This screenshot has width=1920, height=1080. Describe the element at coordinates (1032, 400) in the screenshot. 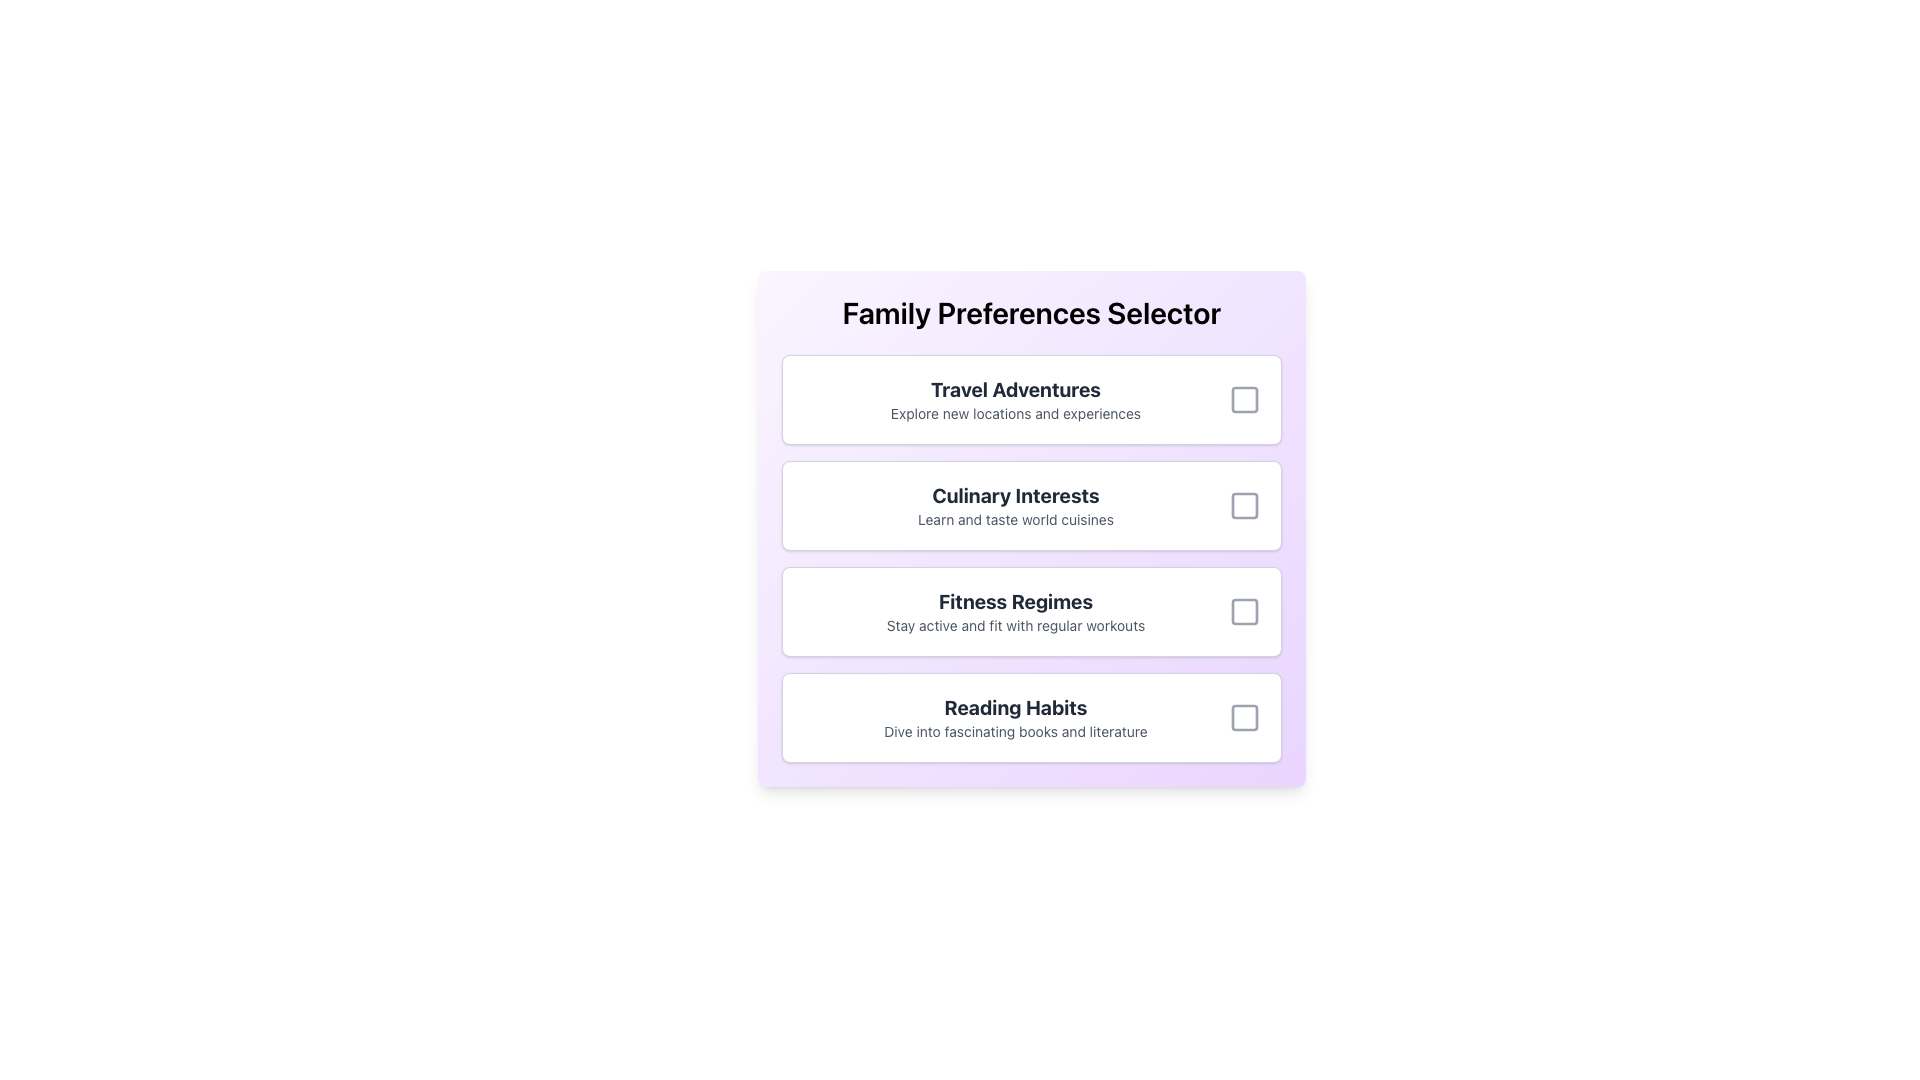

I see `the Selectable card with a checkbox for 'Travel Adventures' in the 'Family Preferences Selector' interface` at that location.